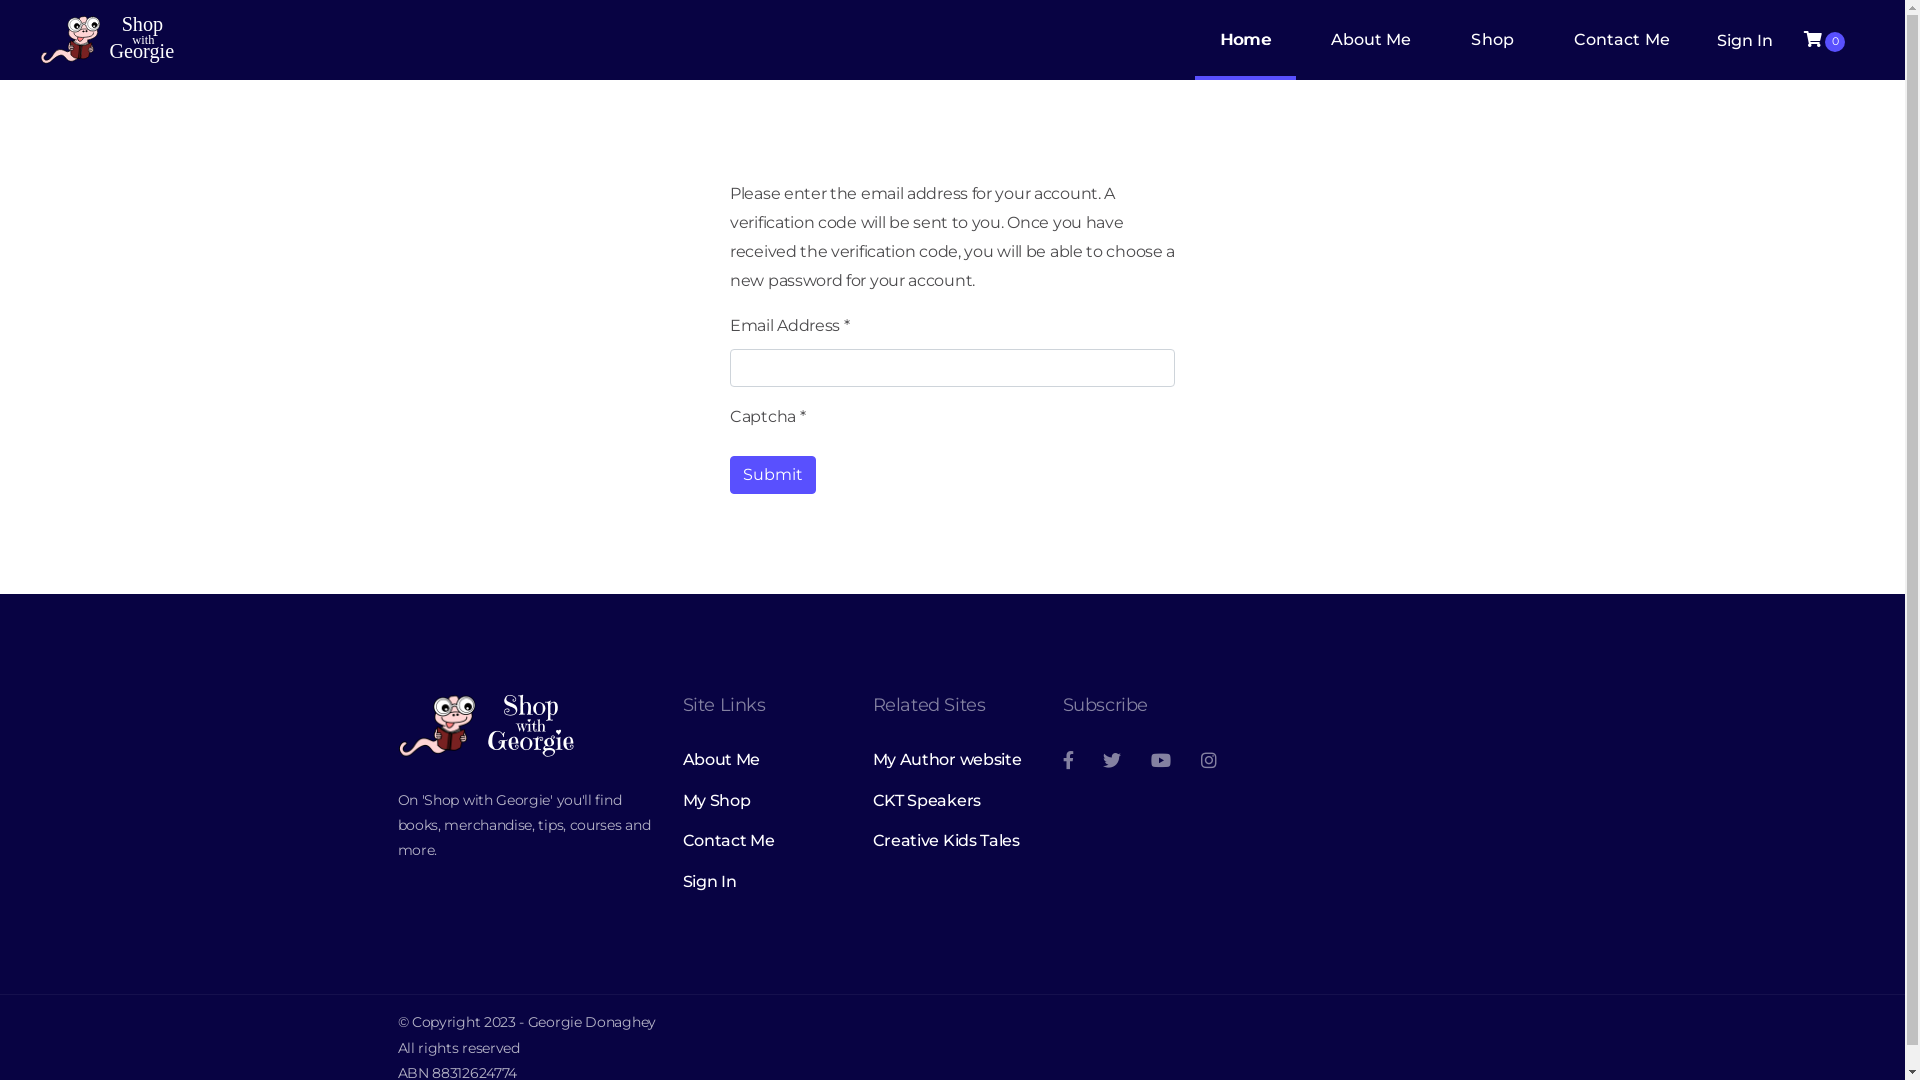 The width and height of the screenshot is (1920, 1080). I want to click on 'Shop', so click(1445, 39).